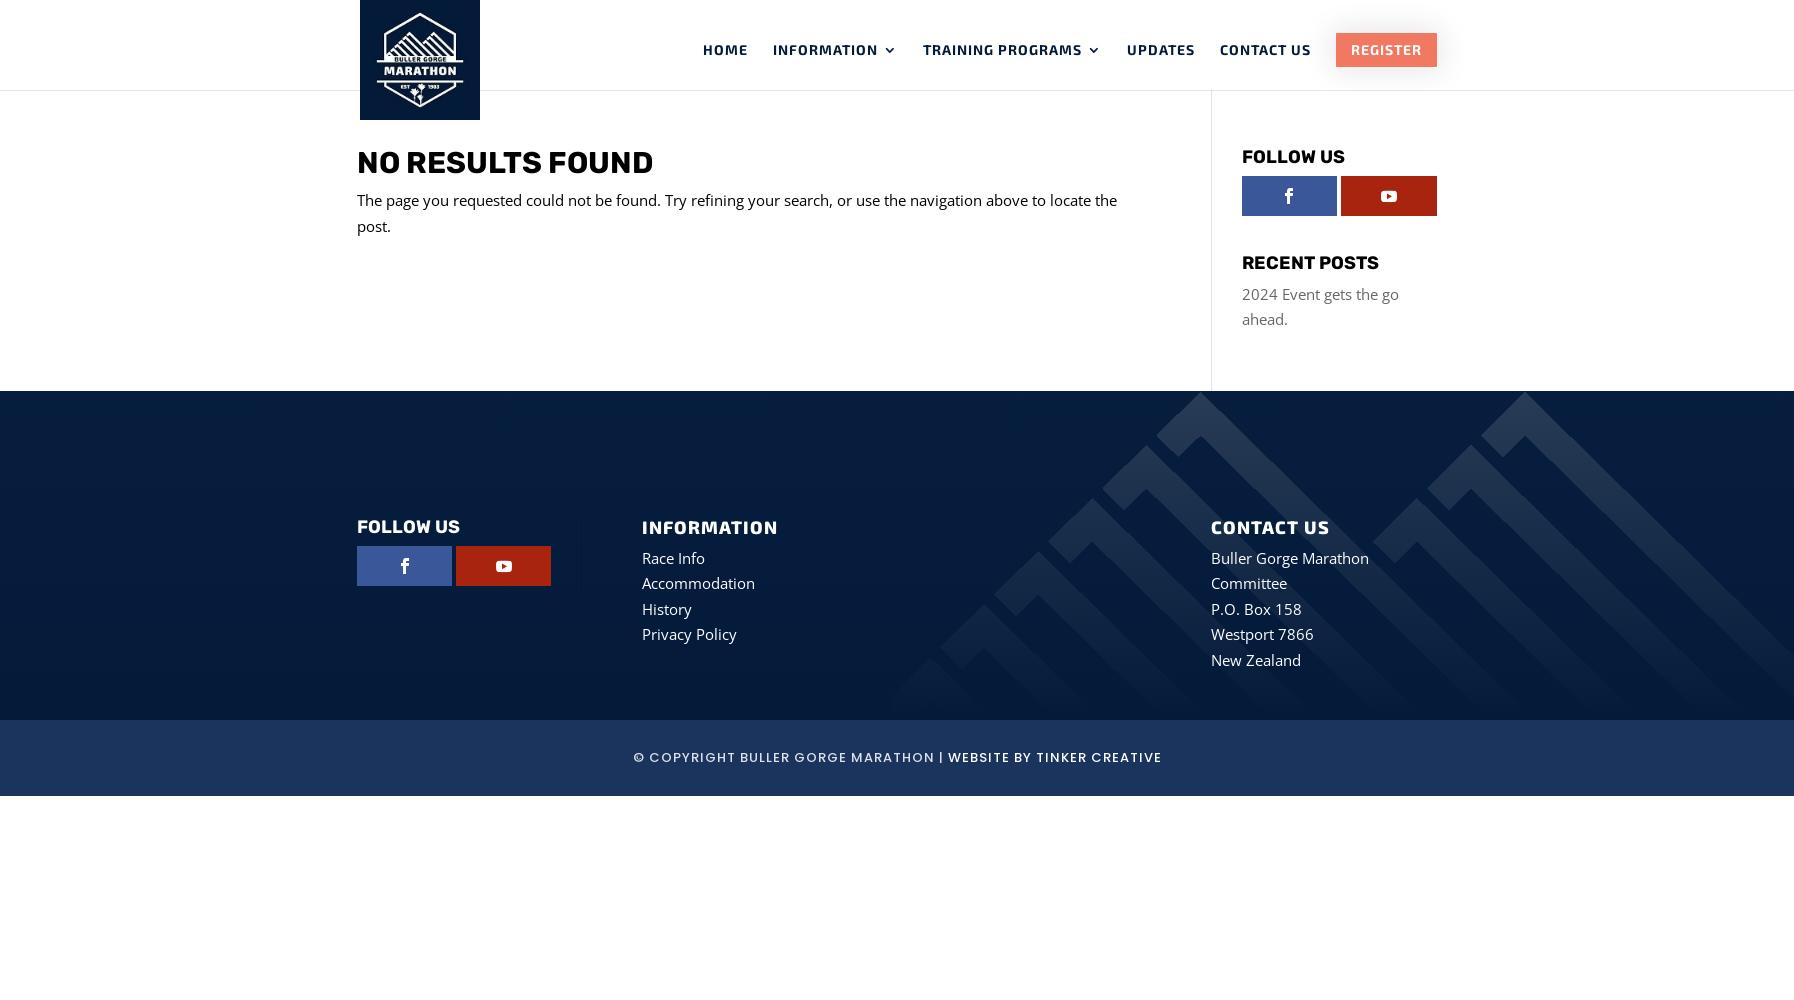 This screenshot has height=1000, width=1794. What do you see at coordinates (1308, 262) in the screenshot?
I see `'Recent Posts'` at bounding box center [1308, 262].